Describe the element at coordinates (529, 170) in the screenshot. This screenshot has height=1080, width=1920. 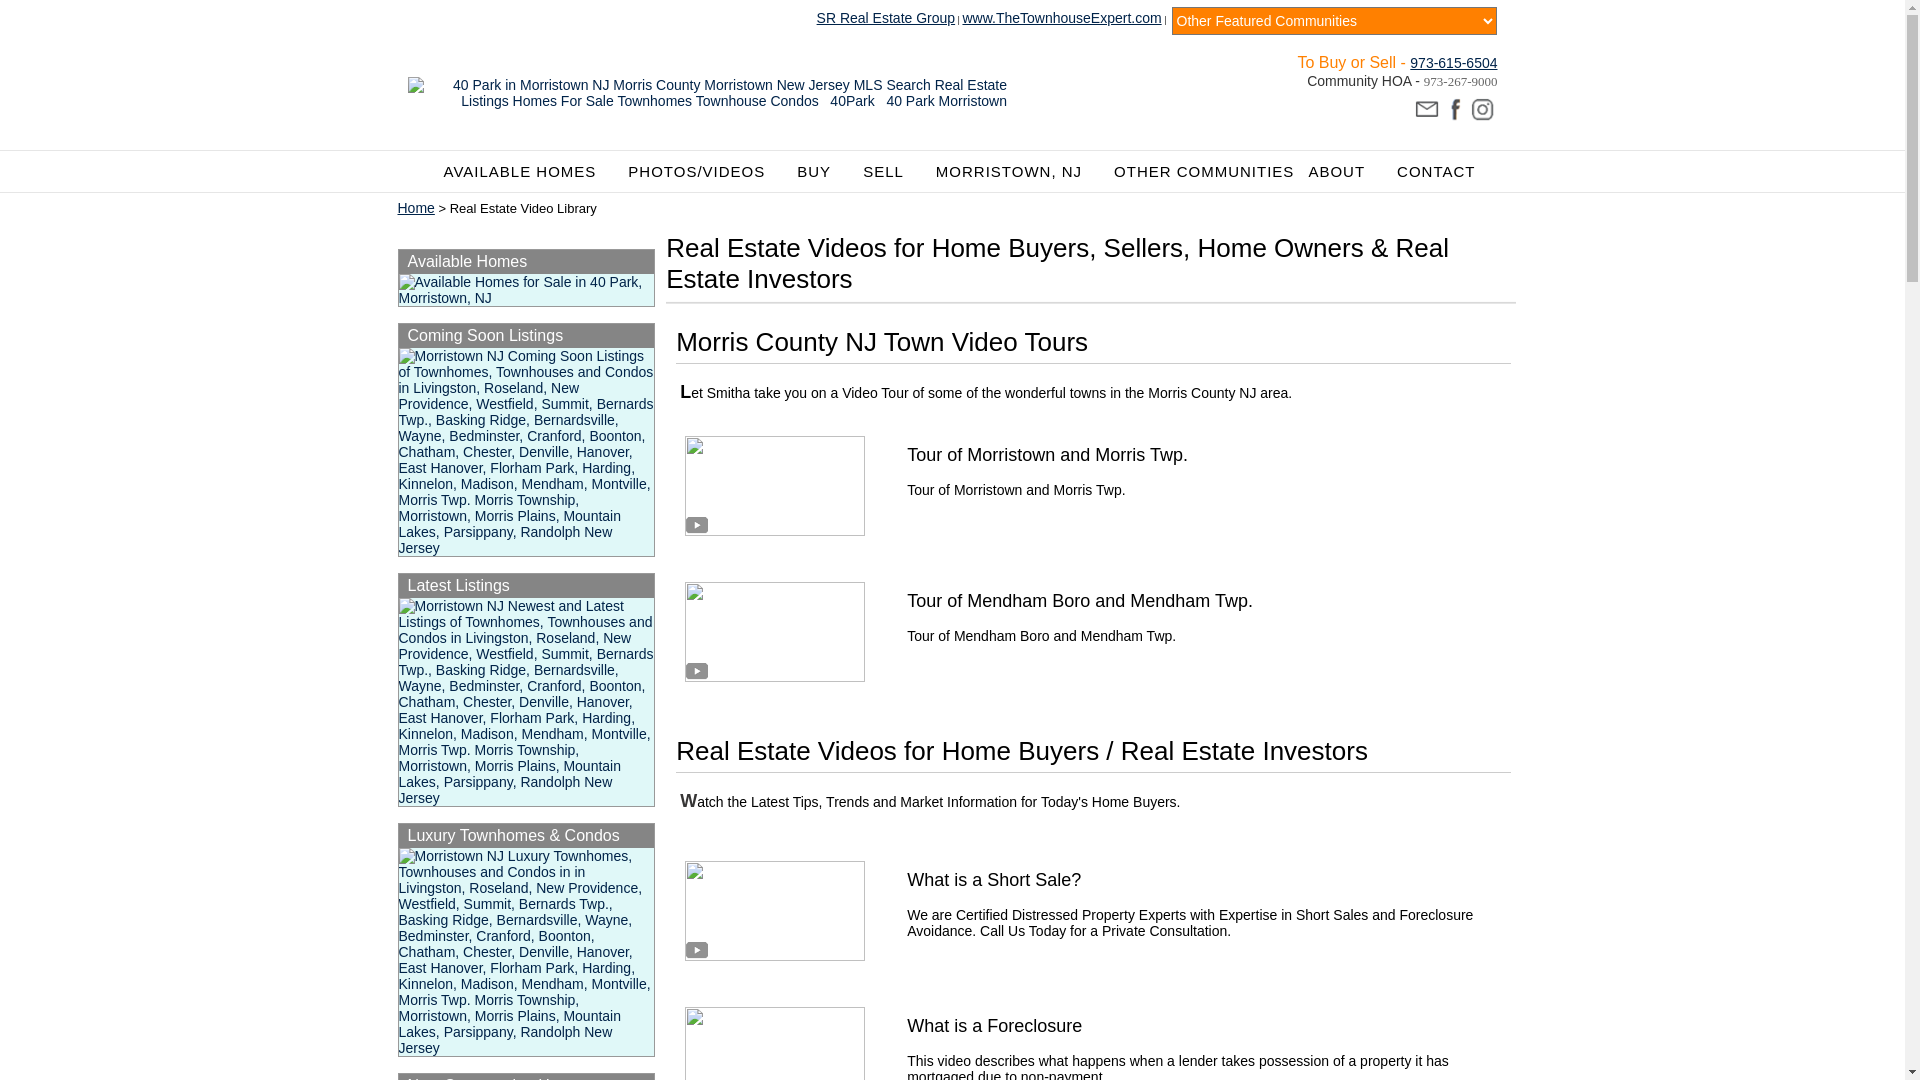
I see `'AVAILABLE HOMES'` at that location.